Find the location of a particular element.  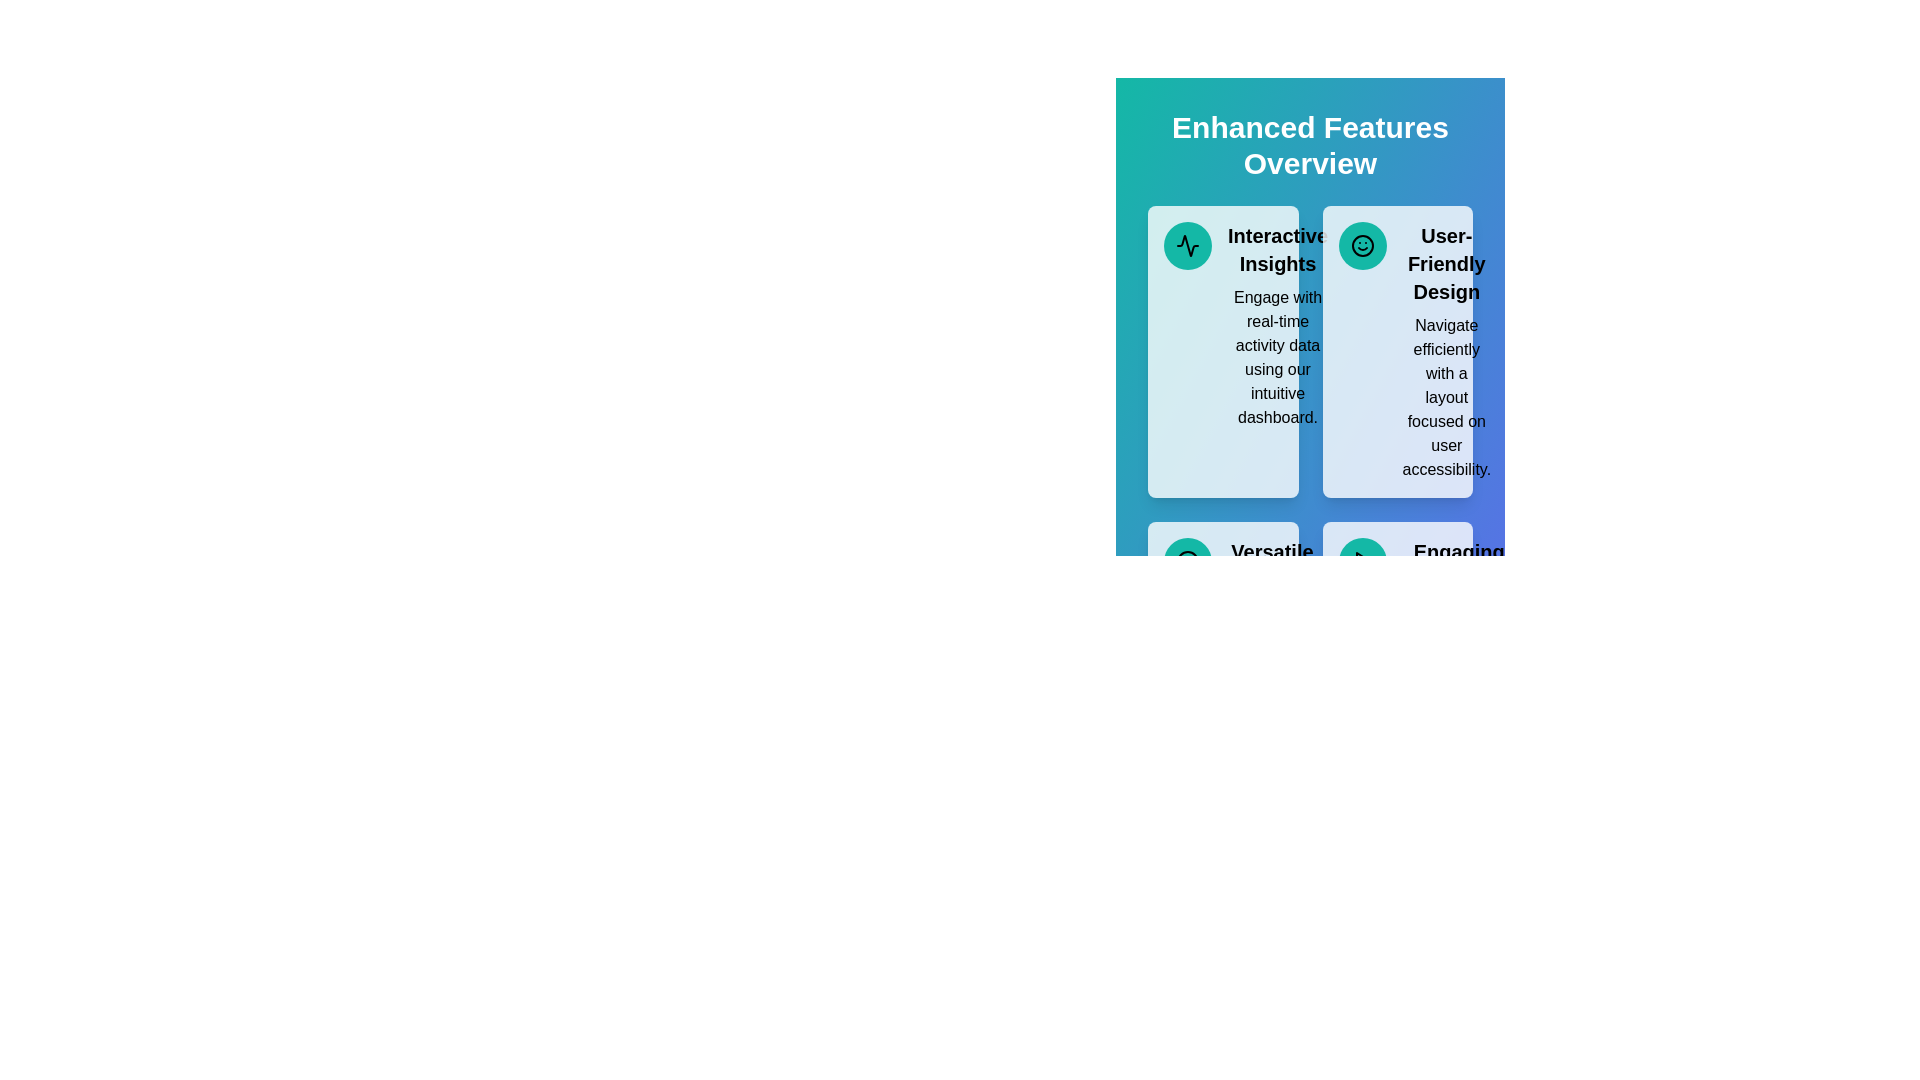

the text label displaying 'Versatile Elements' in bold, large font, which is located at the top of its card component in the lower left quadrant of the interface is located at coordinates (1271, 566).